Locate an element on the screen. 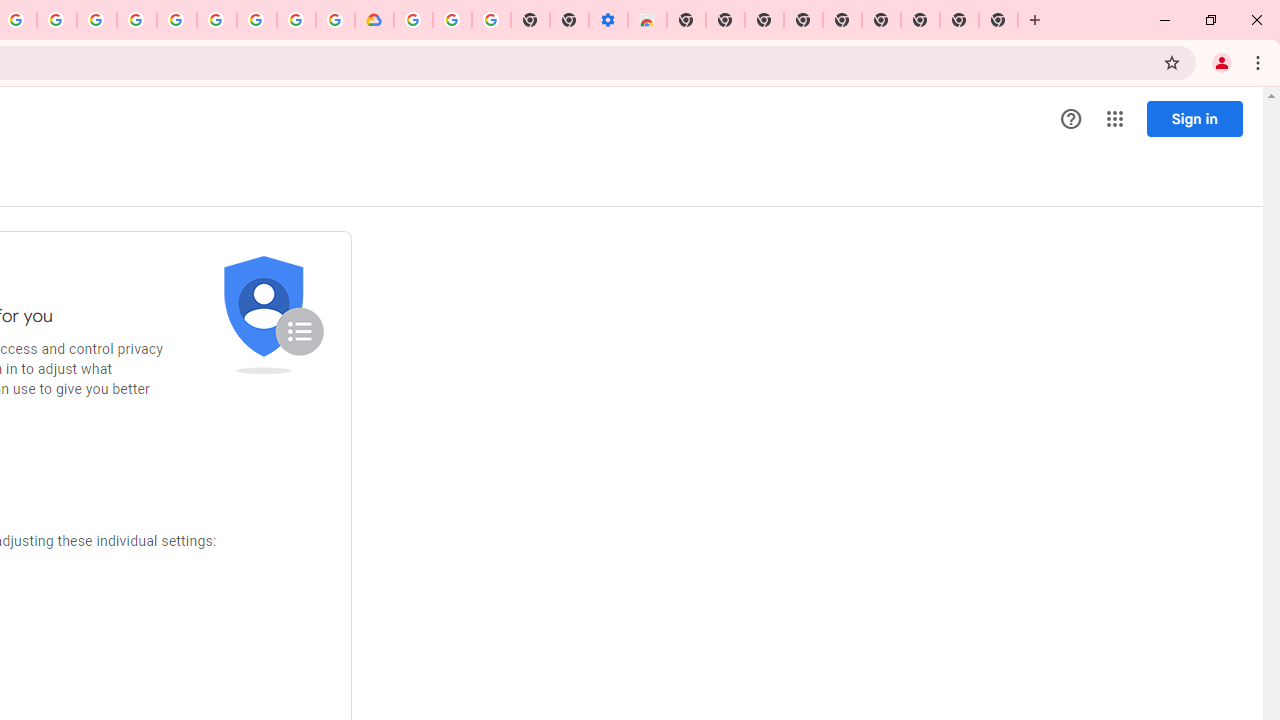 The width and height of the screenshot is (1280, 720). 'Help' is located at coordinates (1070, 119).